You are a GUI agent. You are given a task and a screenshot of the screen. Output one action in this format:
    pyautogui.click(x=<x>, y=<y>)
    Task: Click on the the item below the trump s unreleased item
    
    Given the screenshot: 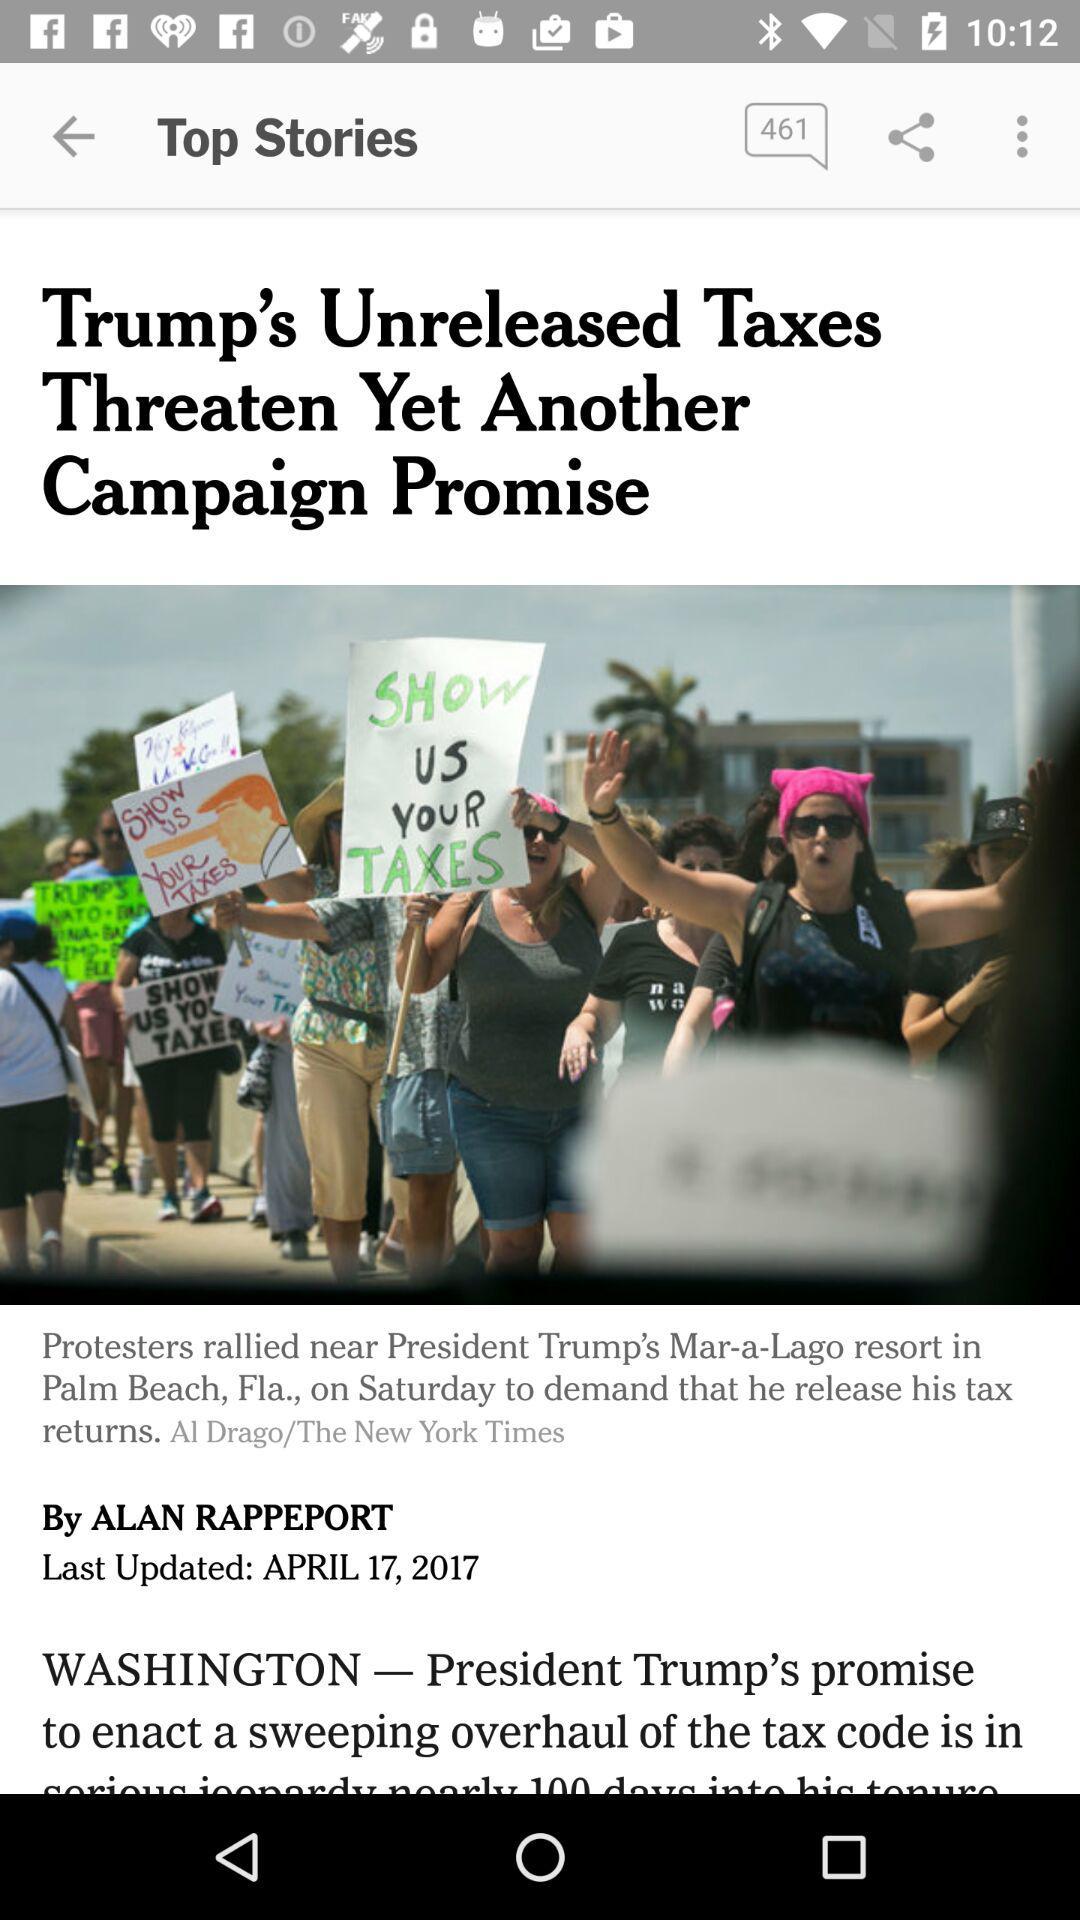 What is the action you would take?
    pyautogui.click(x=540, y=944)
    